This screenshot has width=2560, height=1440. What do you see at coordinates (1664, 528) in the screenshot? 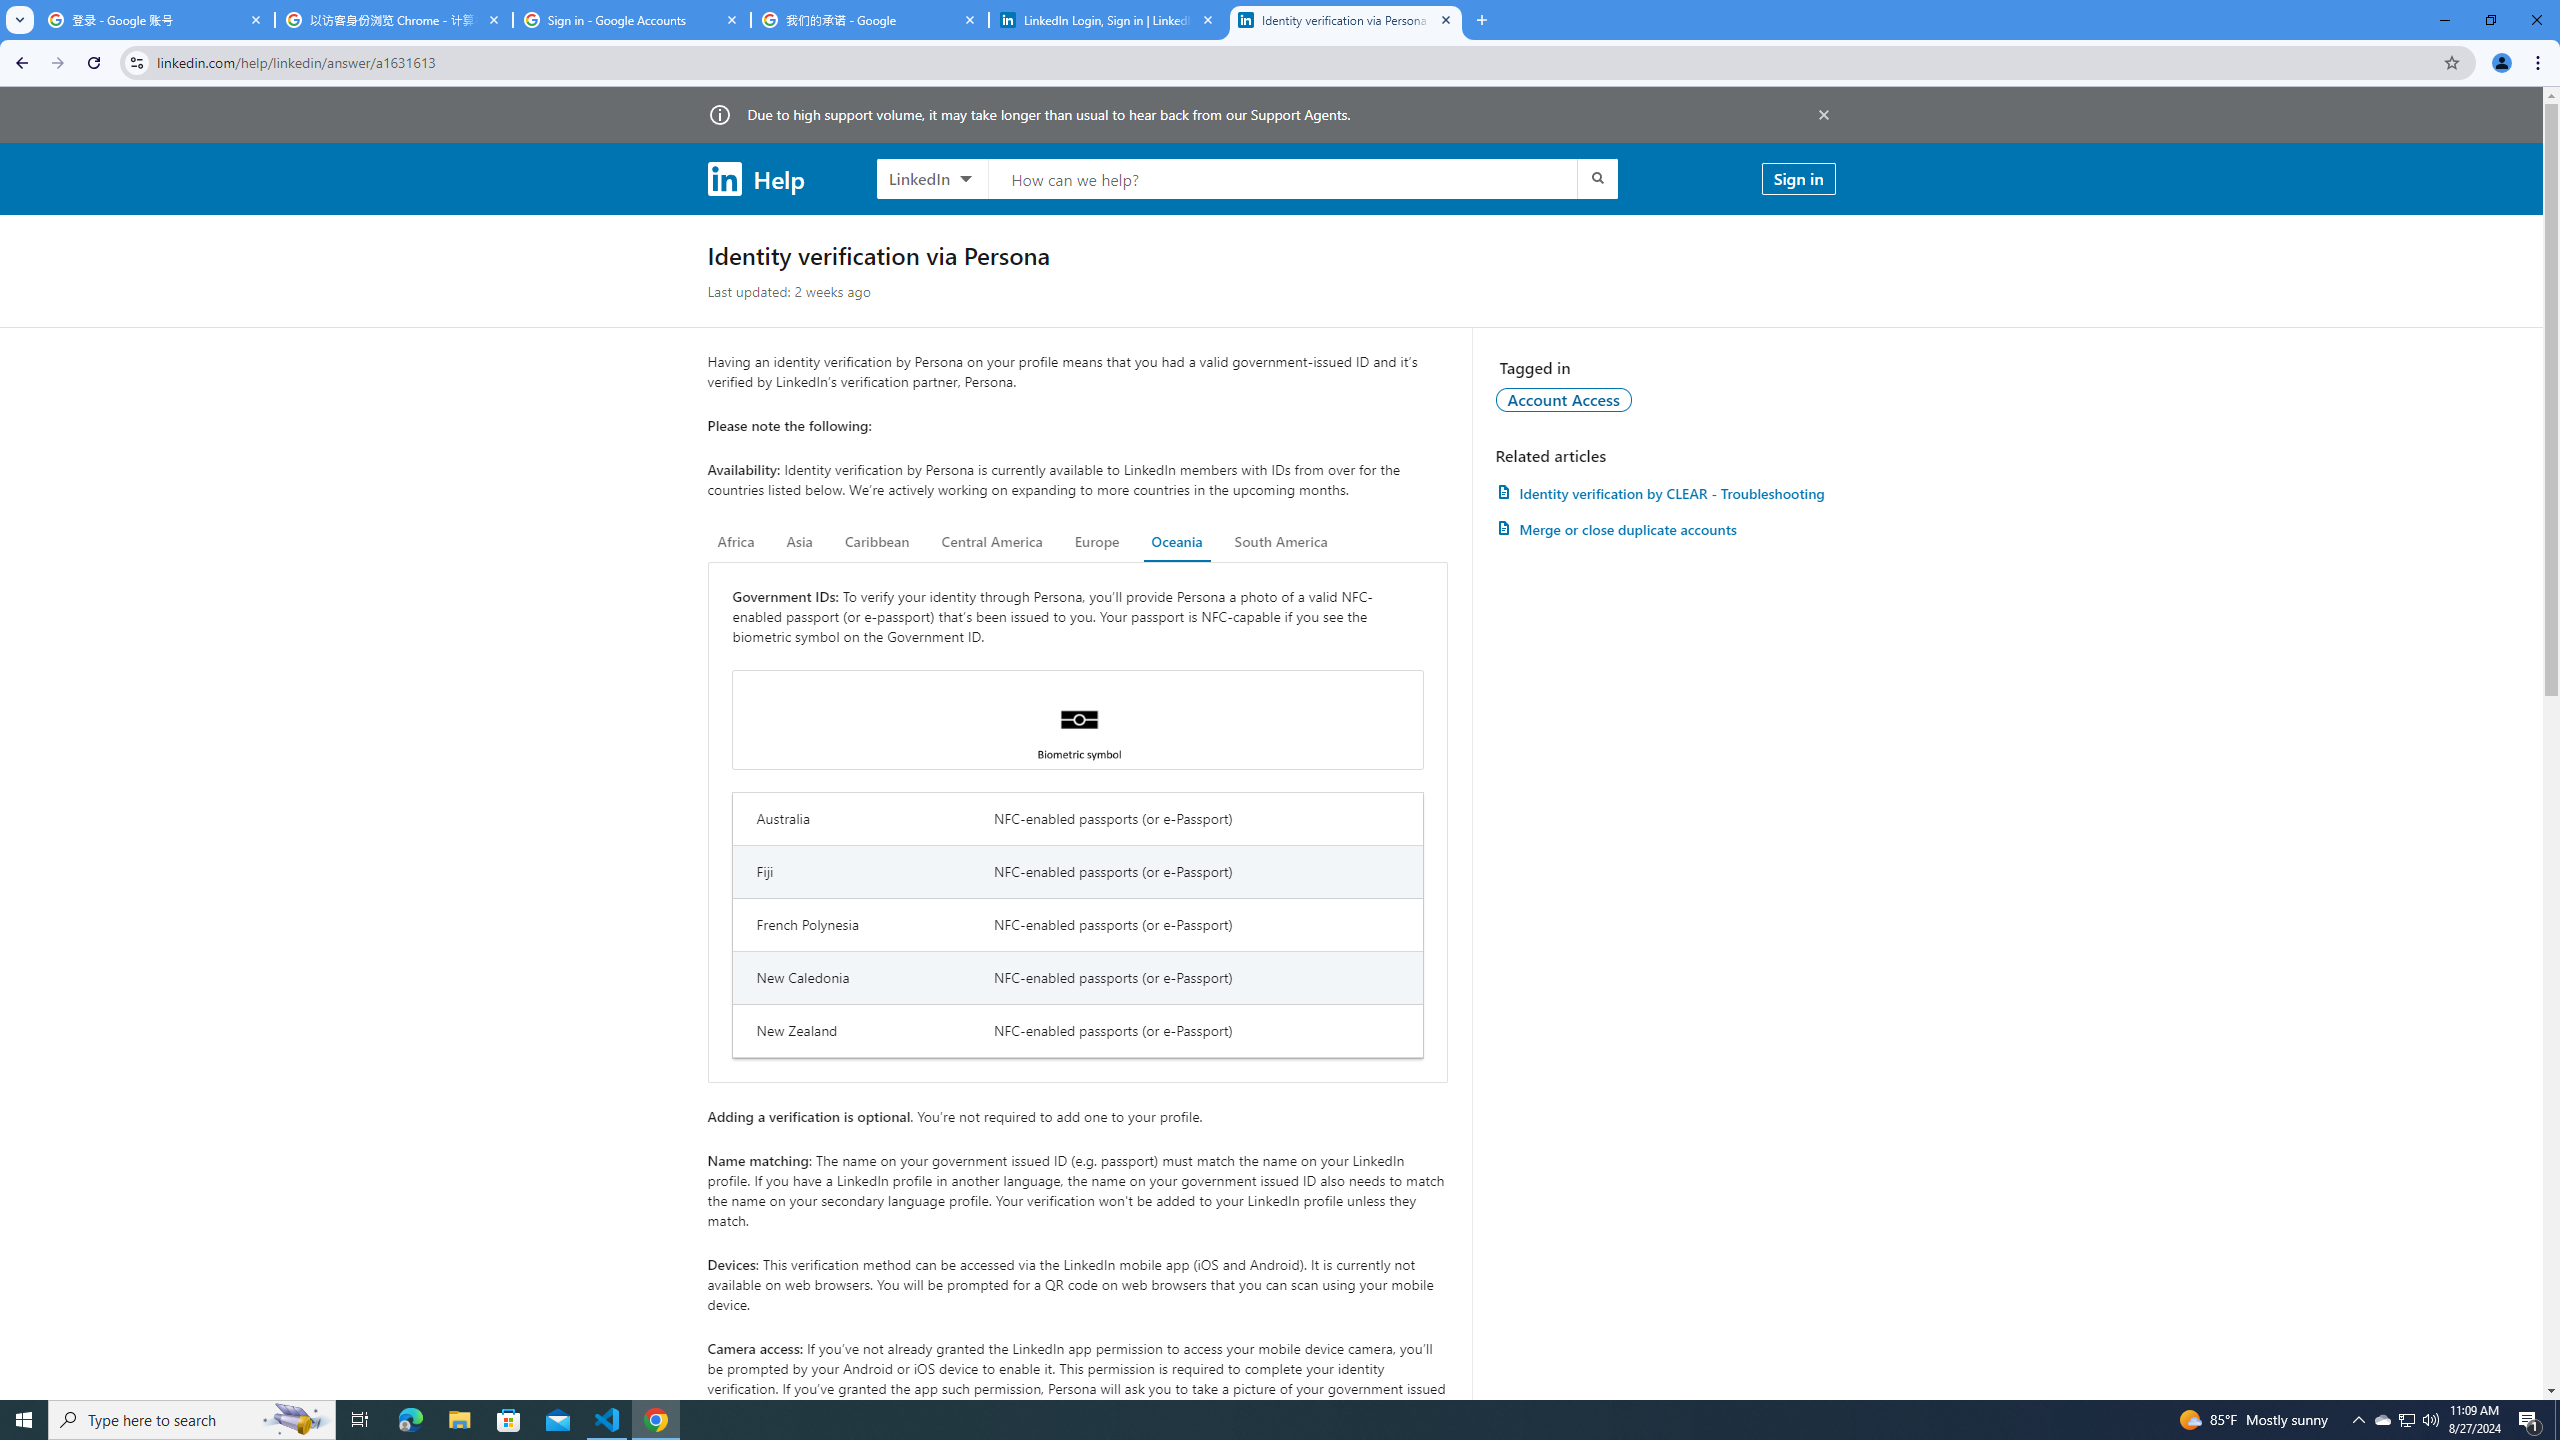
I see `'AutomationID: article-link-a1337200'` at bounding box center [1664, 528].